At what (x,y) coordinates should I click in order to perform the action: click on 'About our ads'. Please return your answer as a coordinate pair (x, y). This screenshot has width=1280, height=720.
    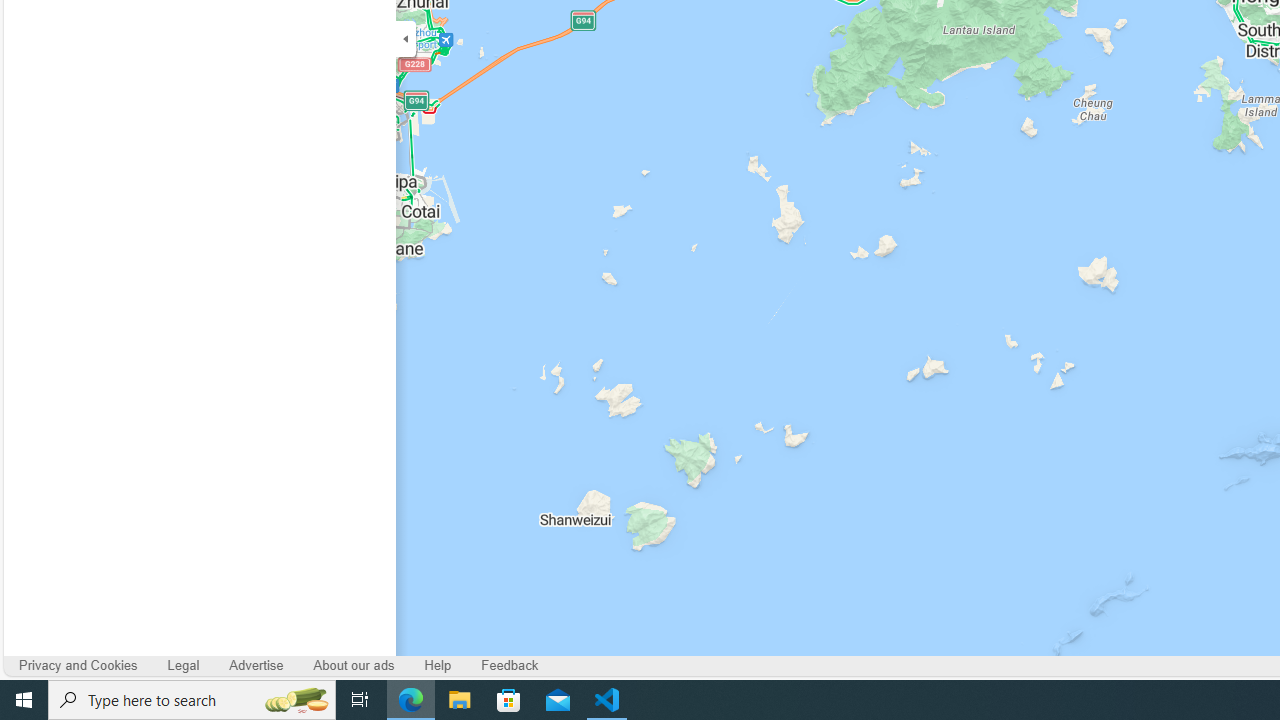
    Looking at the image, I should click on (354, 665).